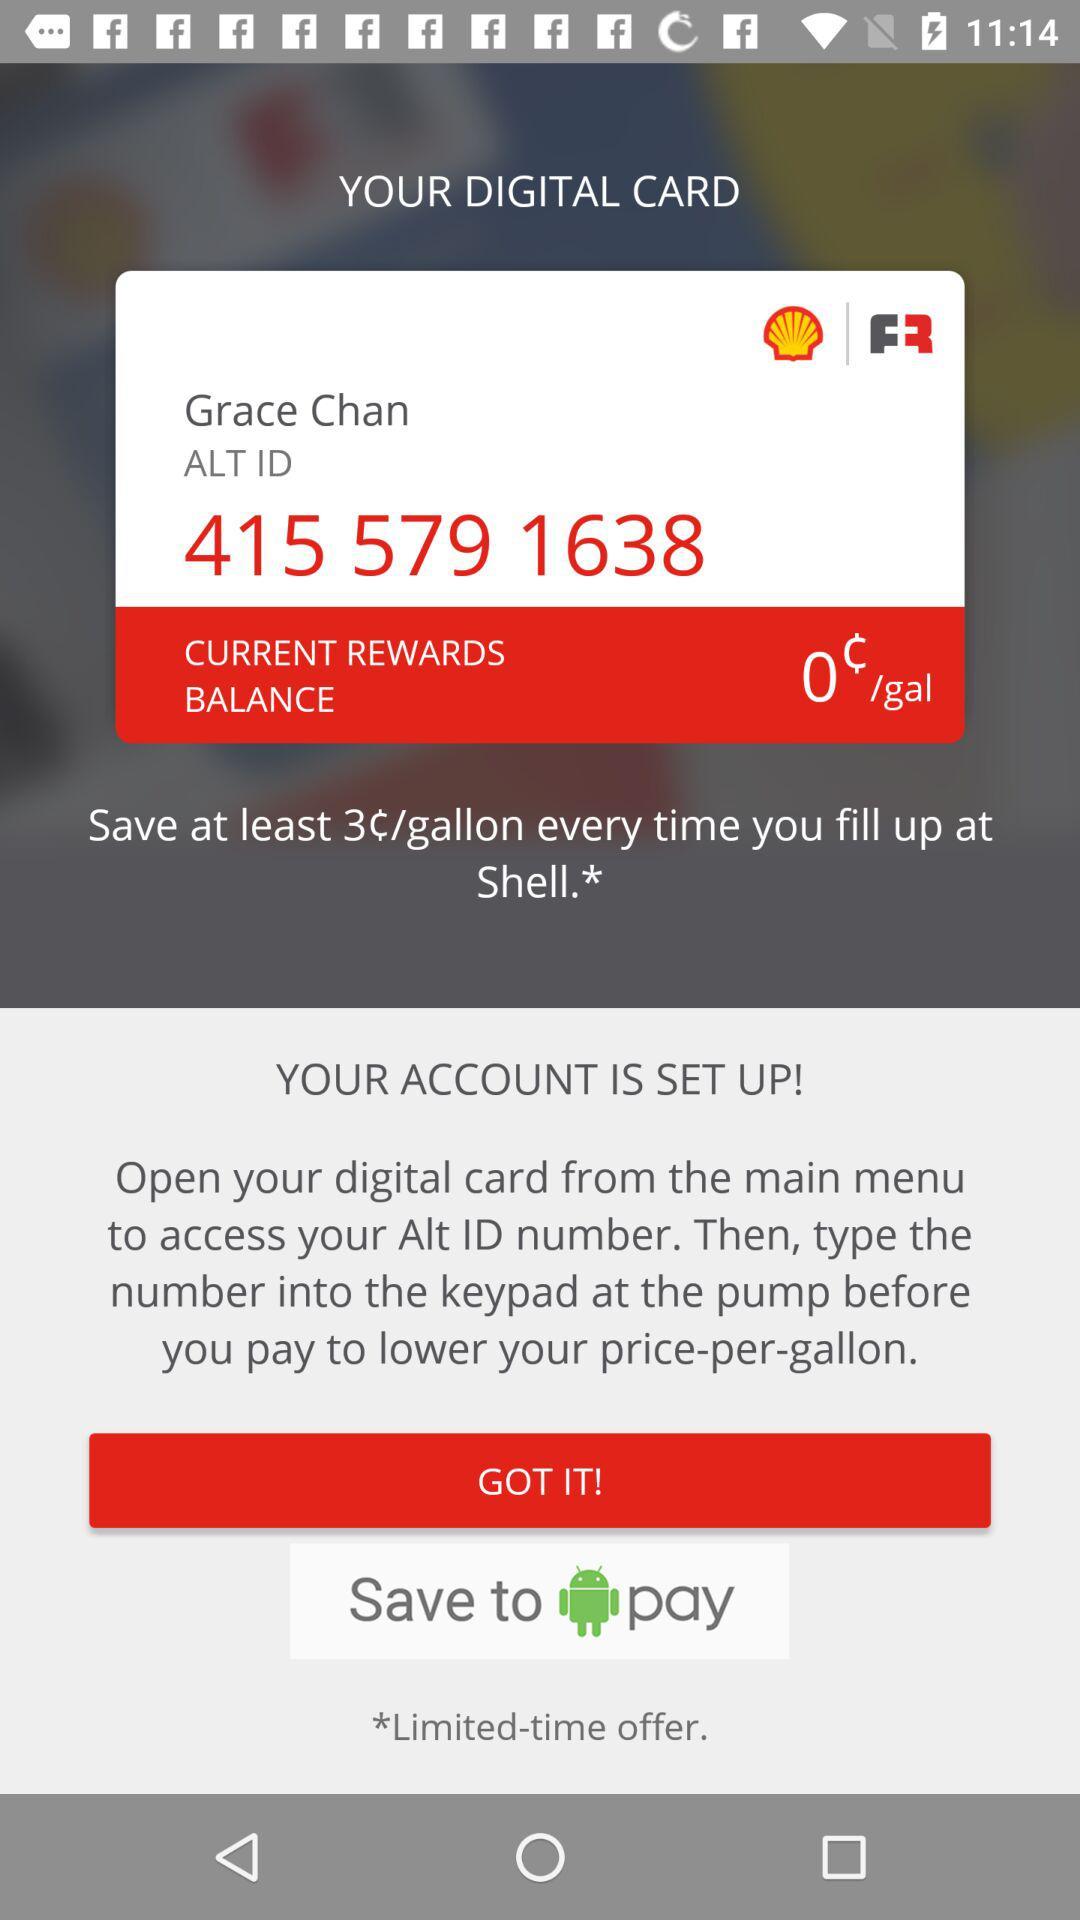 This screenshot has height=1920, width=1080. I want to click on item below open your digital icon, so click(540, 1480).